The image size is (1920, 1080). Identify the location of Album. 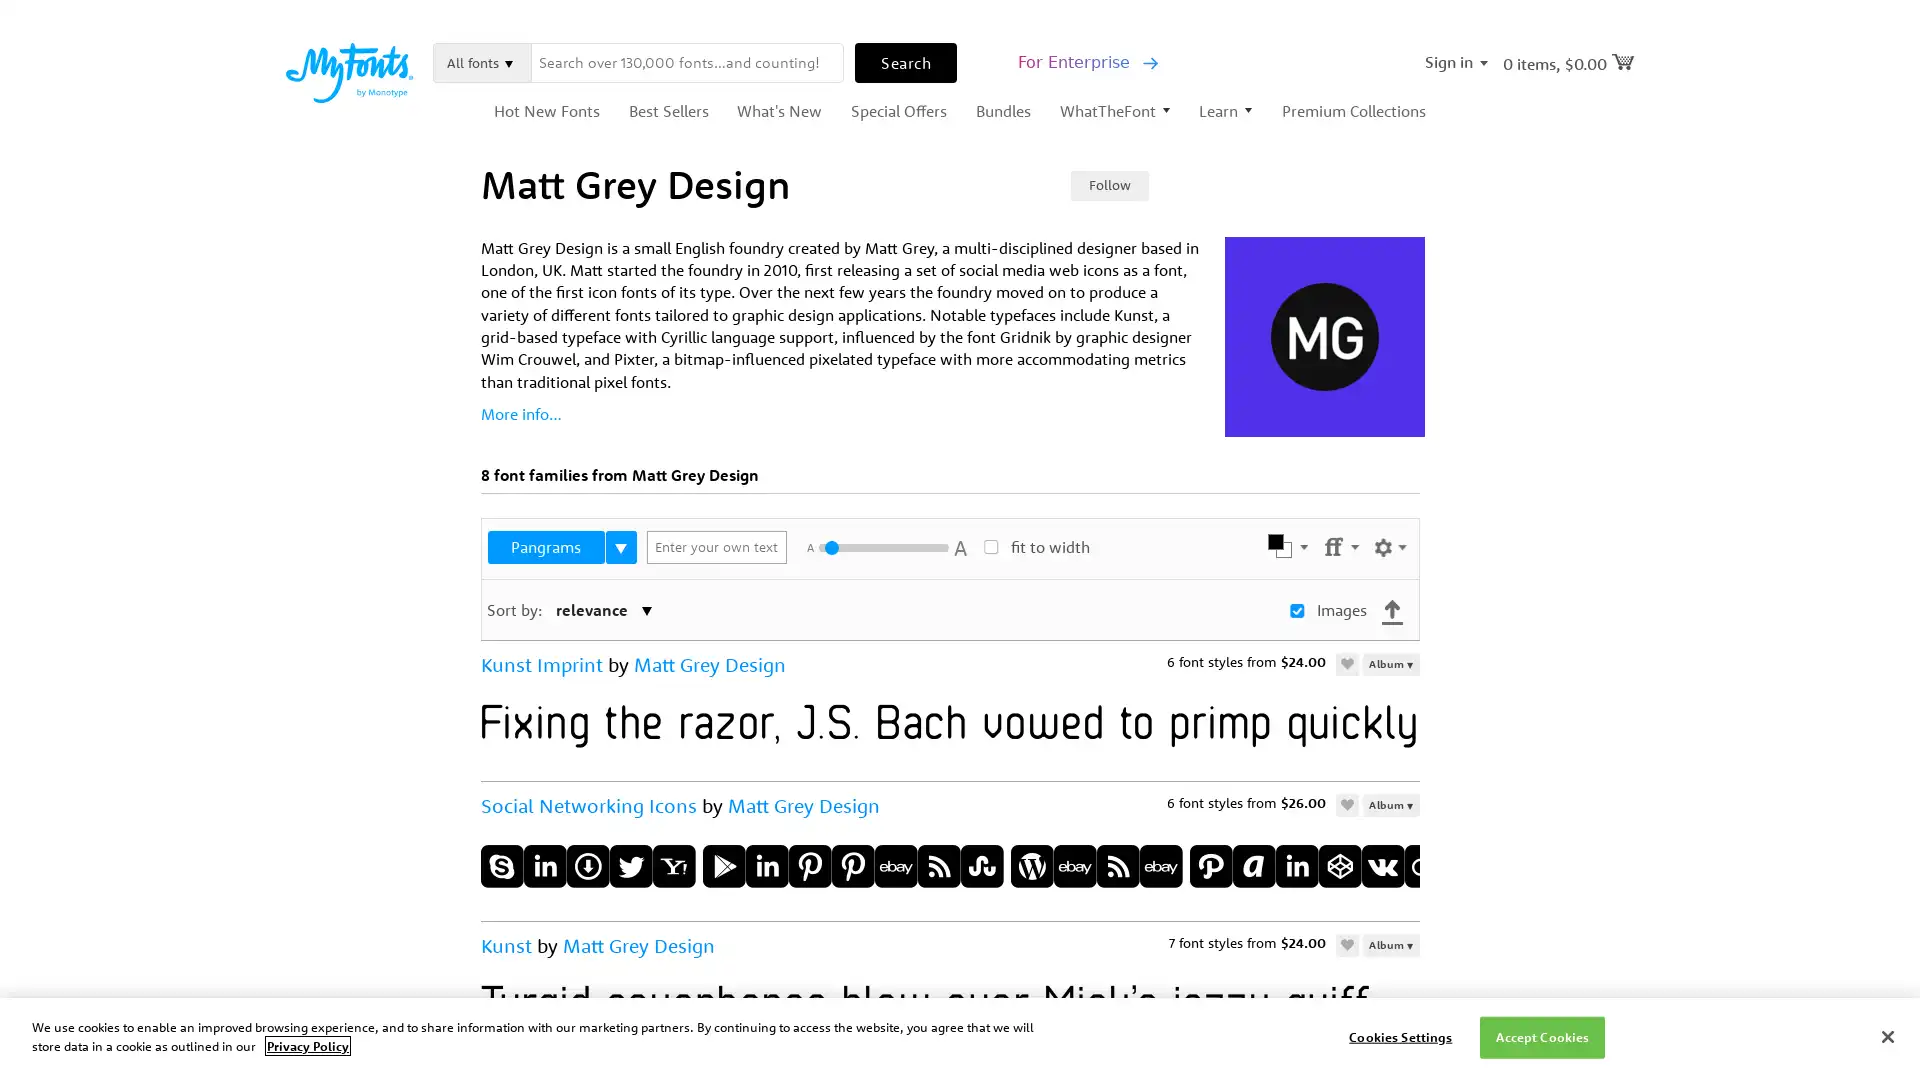
(1390, 803).